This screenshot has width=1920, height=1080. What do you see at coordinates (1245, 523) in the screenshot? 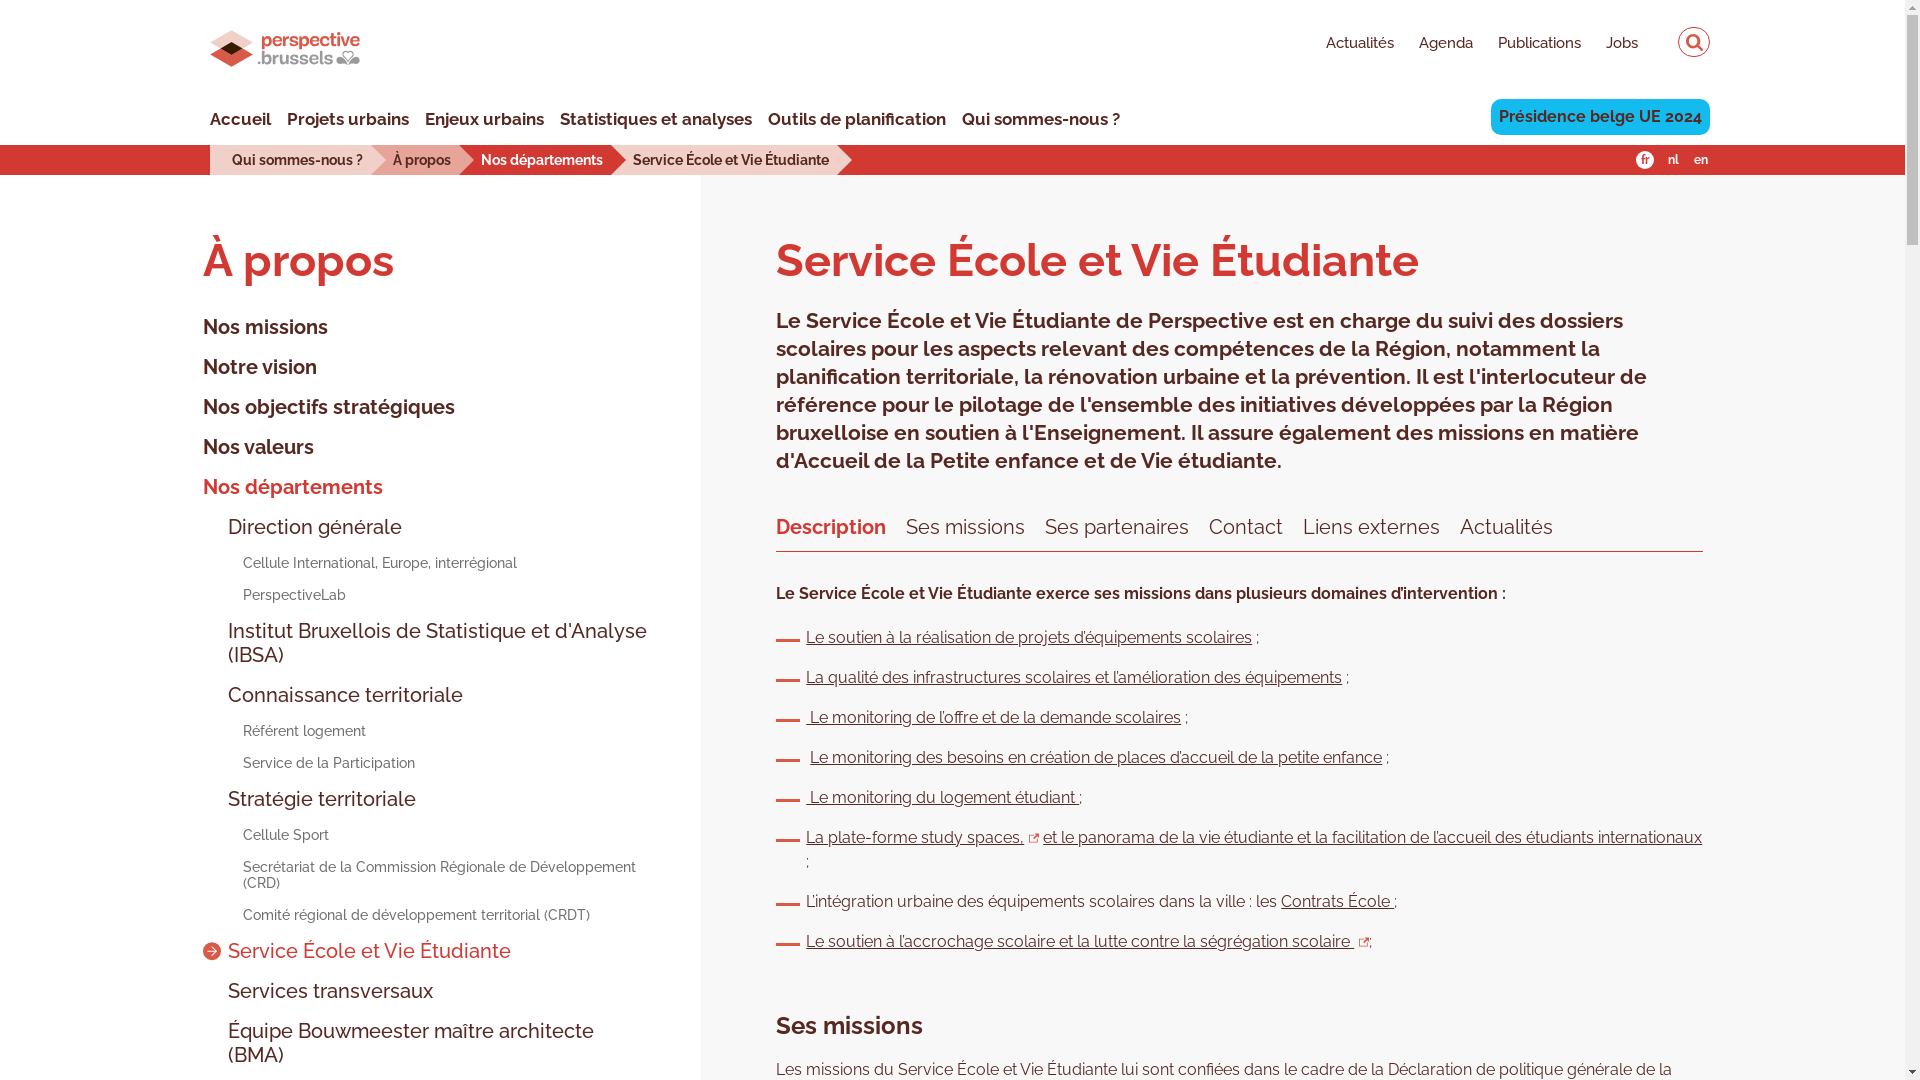
I see `'Contact'` at bounding box center [1245, 523].